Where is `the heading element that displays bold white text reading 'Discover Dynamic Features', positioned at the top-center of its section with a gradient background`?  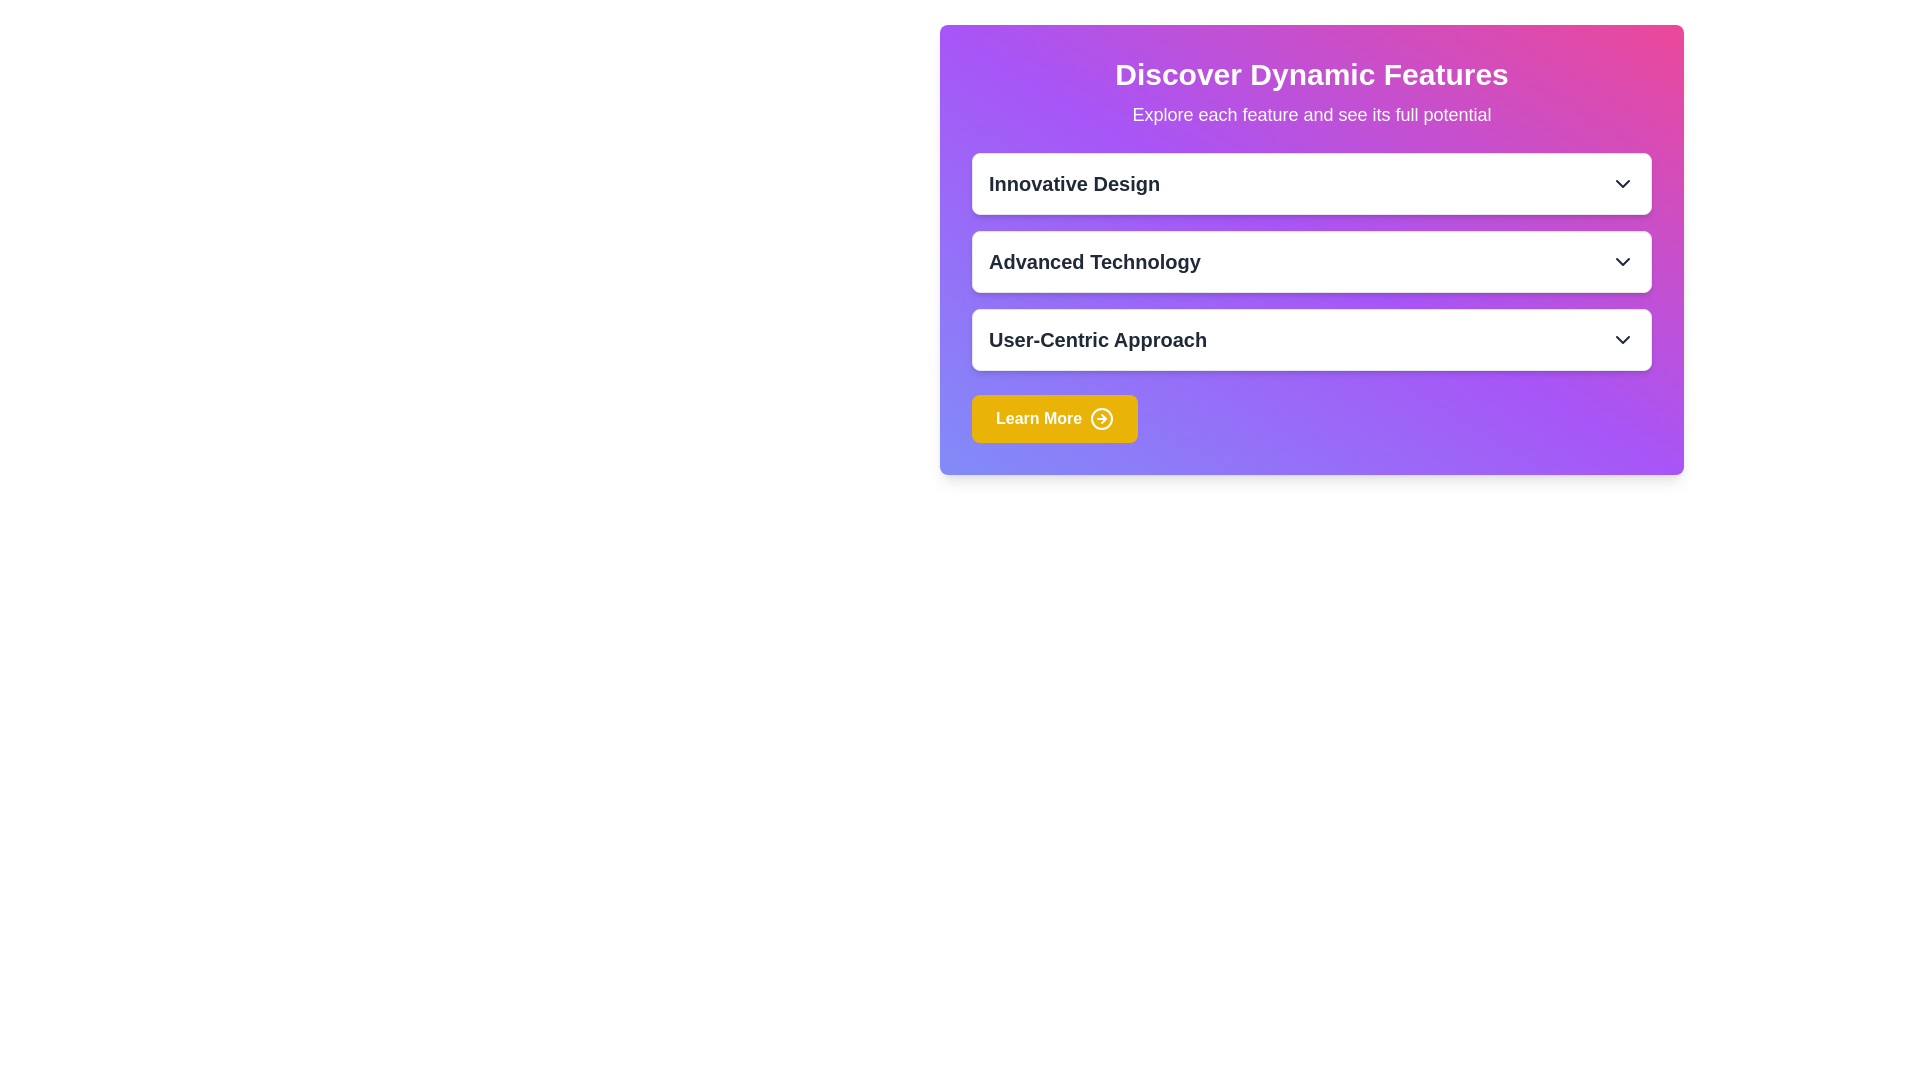 the heading element that displays bold white text reading 'Discover Dynamic Features', positioned at the top-center of its section with a gradient background is located at coordinates (1311, 73).